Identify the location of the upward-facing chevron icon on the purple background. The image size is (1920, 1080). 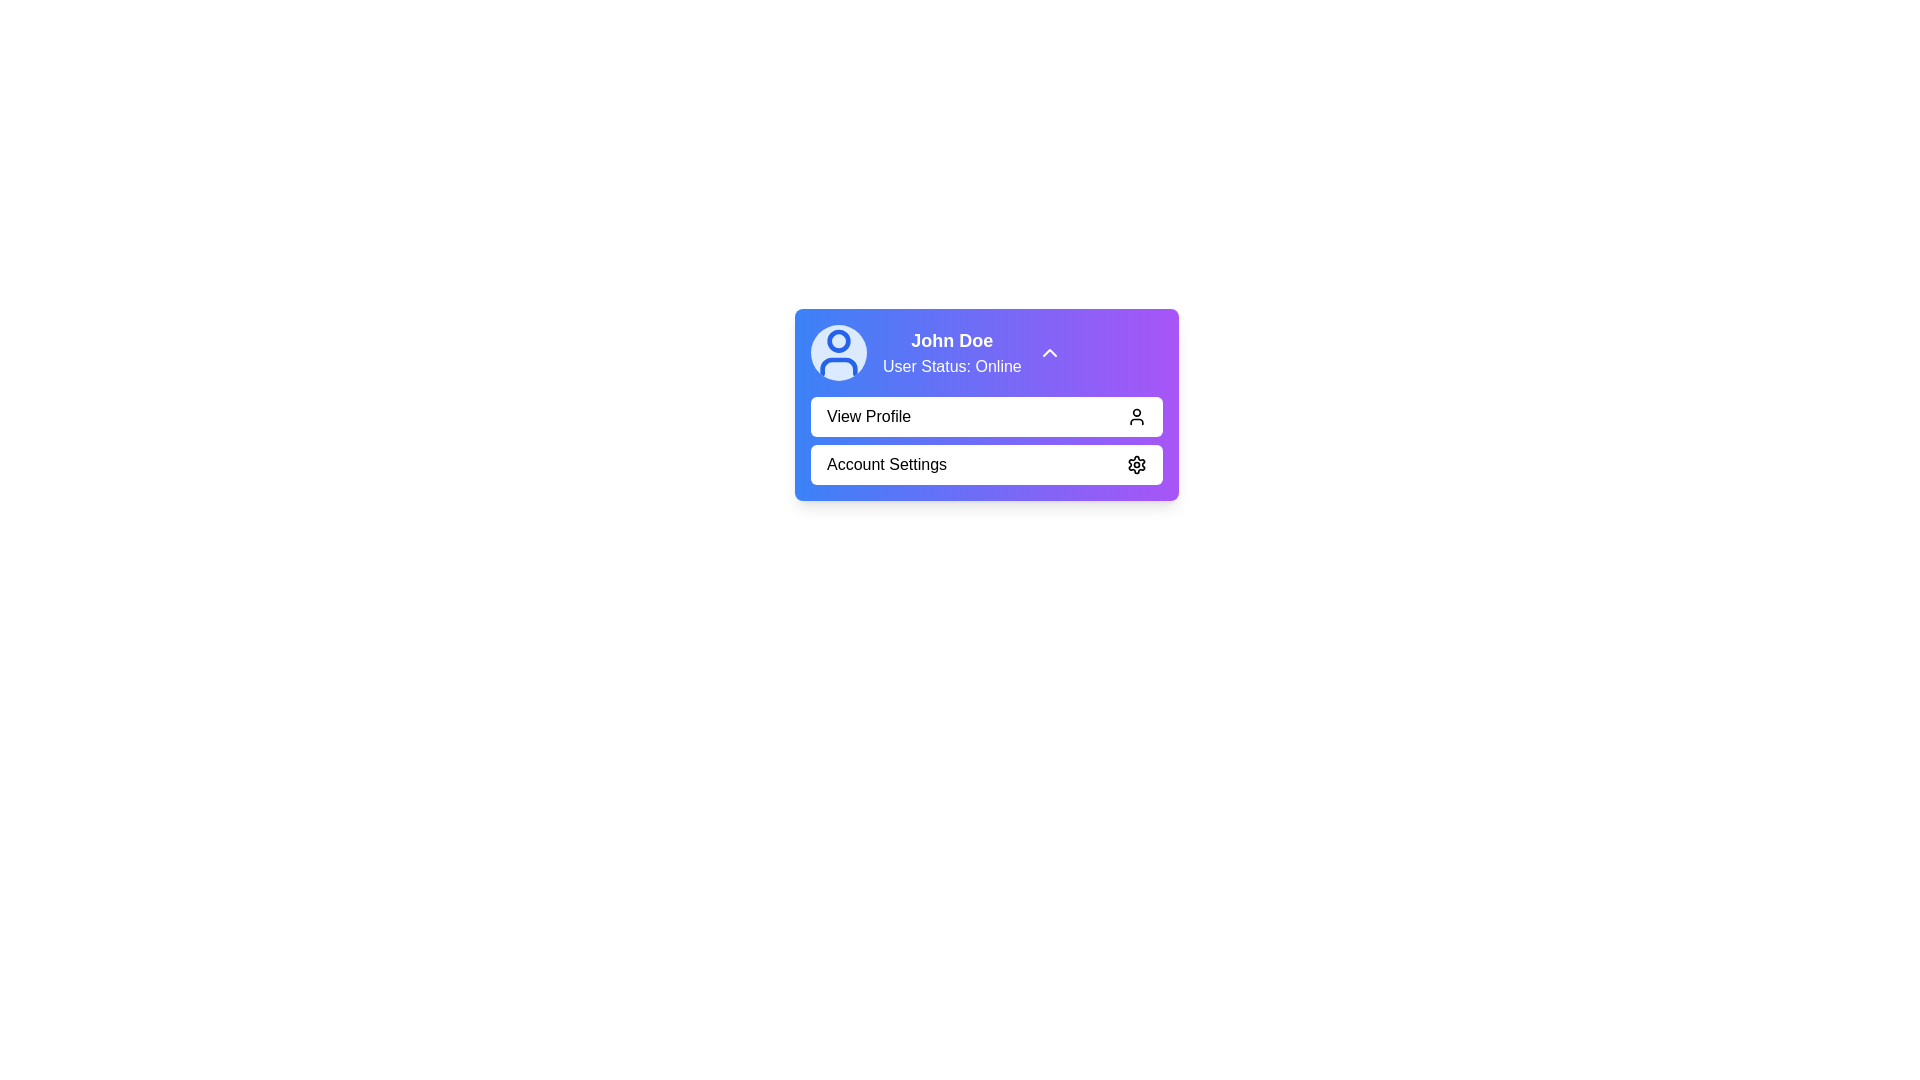
(1048, 352).